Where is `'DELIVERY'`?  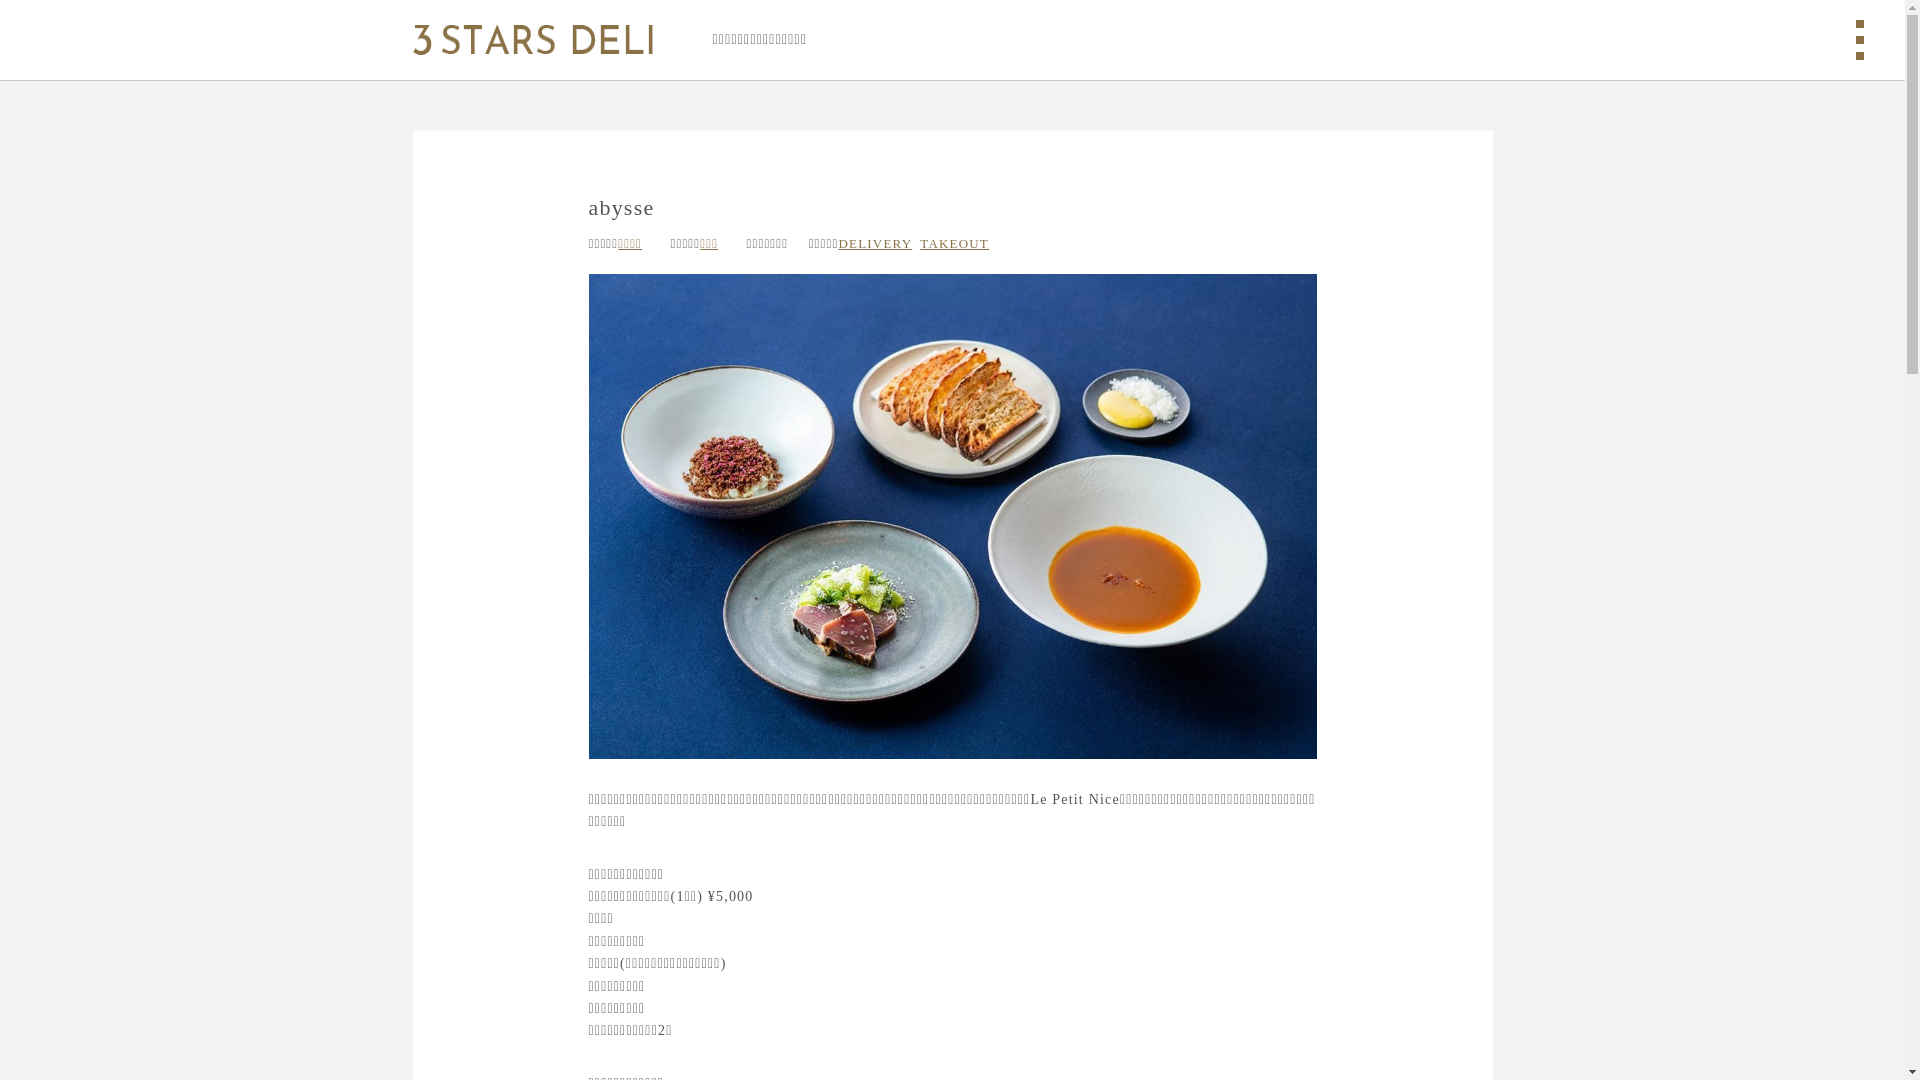 'DELIVERY' is located at coordinates (838, 242).